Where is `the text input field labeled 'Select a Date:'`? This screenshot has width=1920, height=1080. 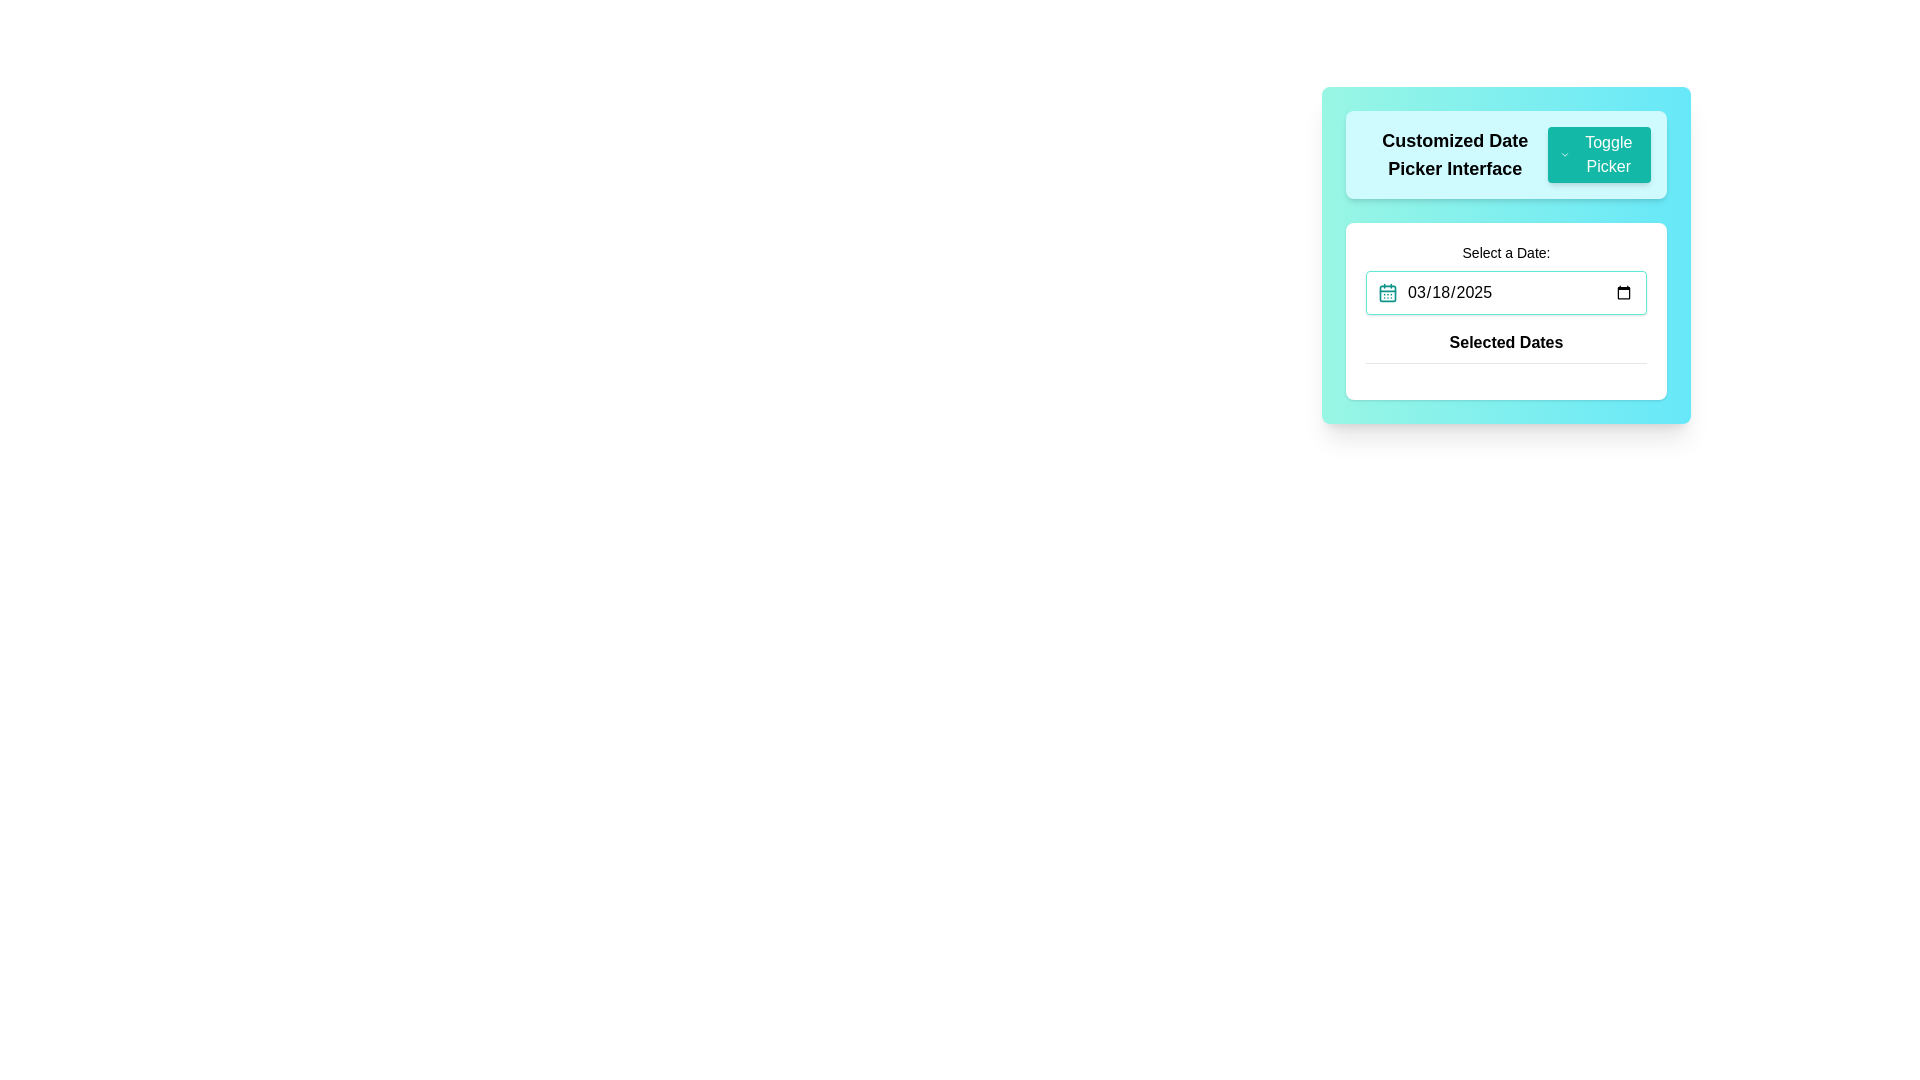 the text input field labeled 'Select a Date:' is located at coordinates (1506, 278).